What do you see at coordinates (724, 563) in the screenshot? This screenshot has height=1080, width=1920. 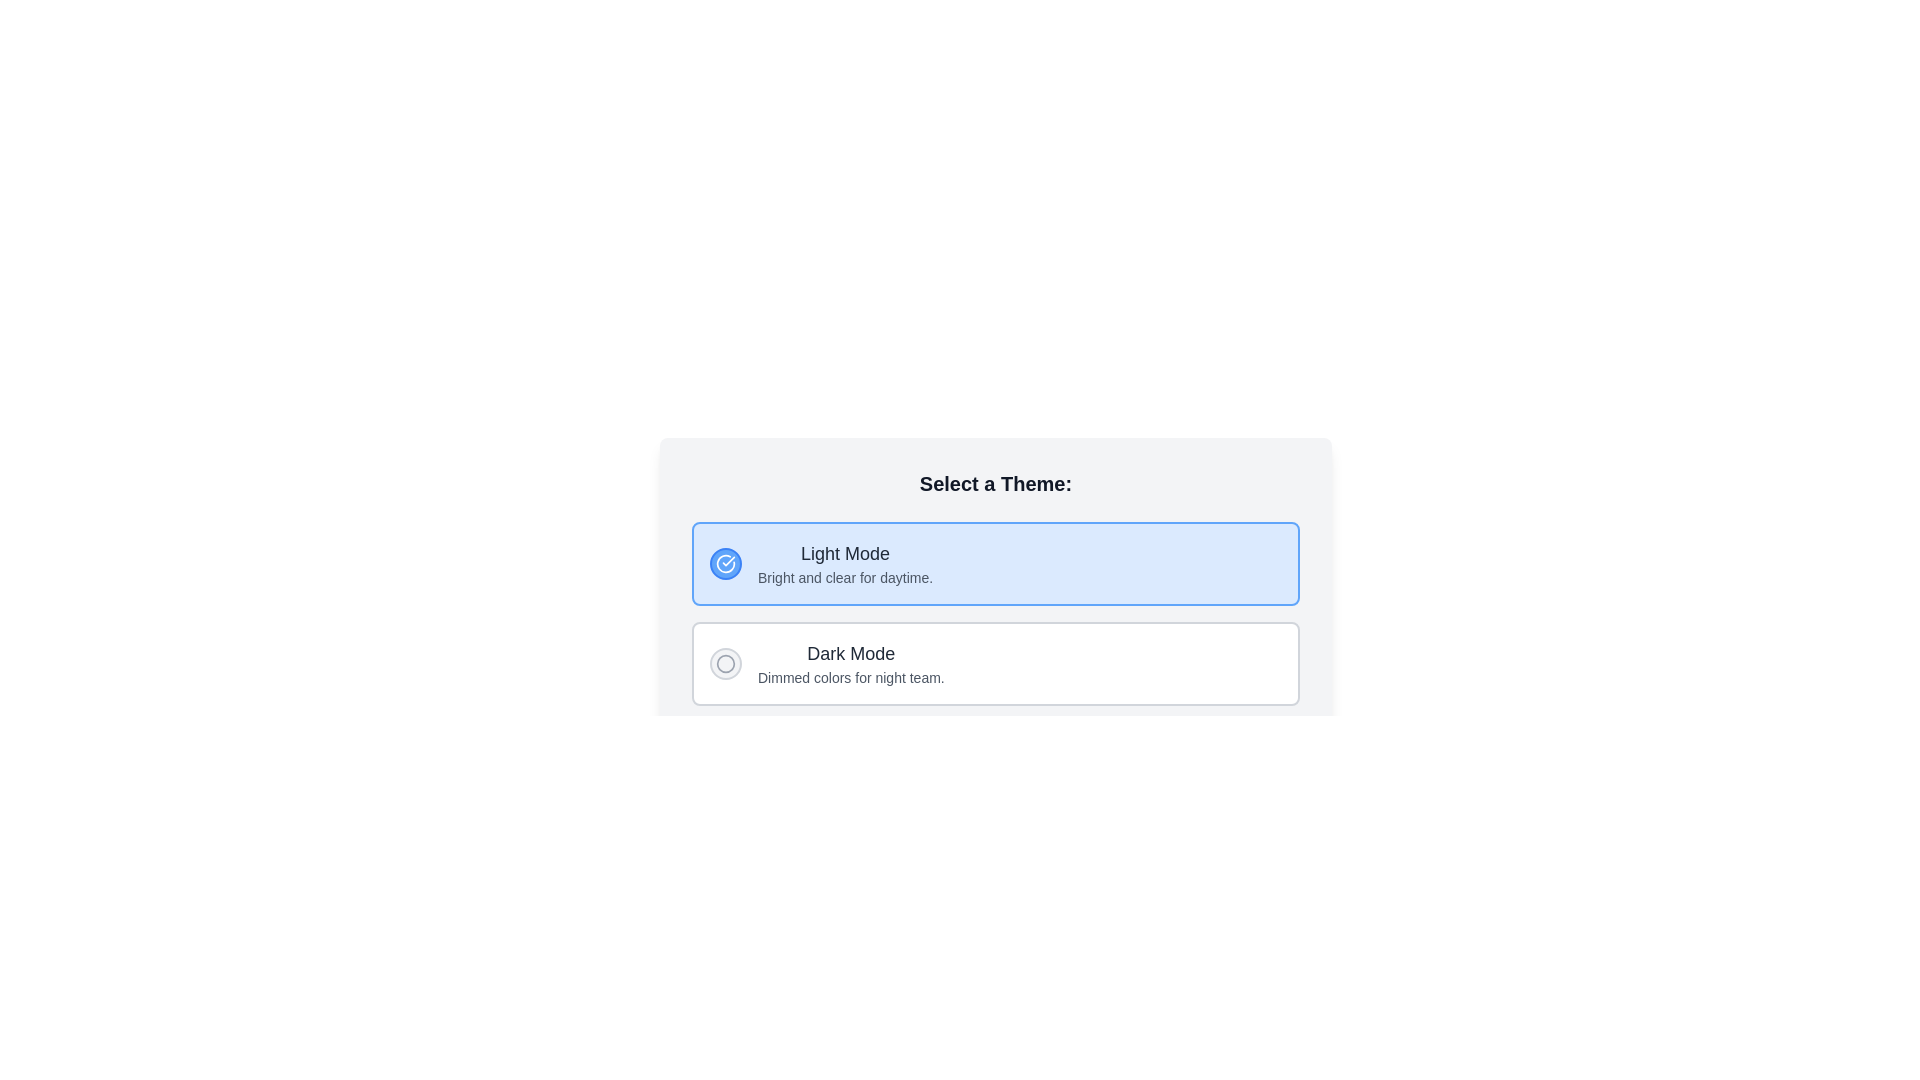 I see `the graphical decoration icon used for selection or emphasis on the 'Light Mode' card, located at the top-left corner of the selection button` at bounding box center [724, 563].